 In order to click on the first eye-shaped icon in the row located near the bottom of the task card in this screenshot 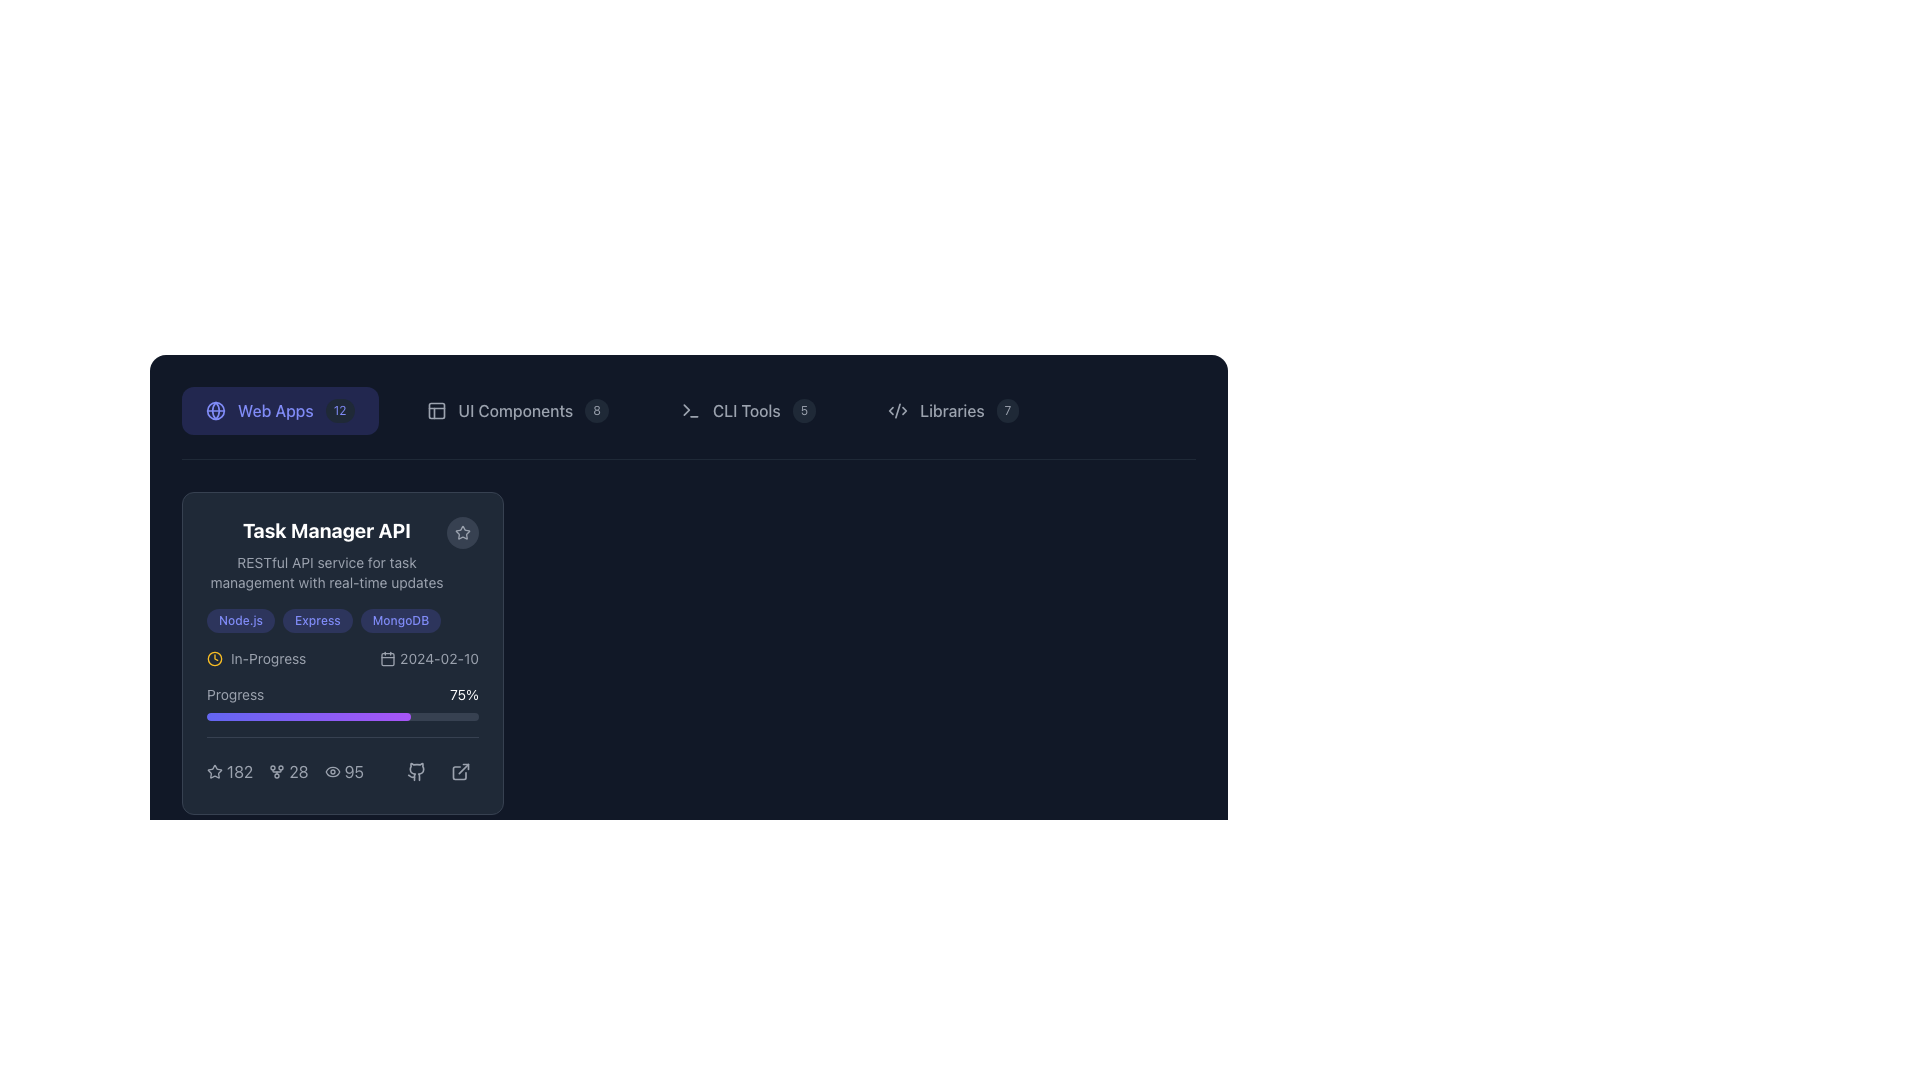, I will do `click(332, 770)`.